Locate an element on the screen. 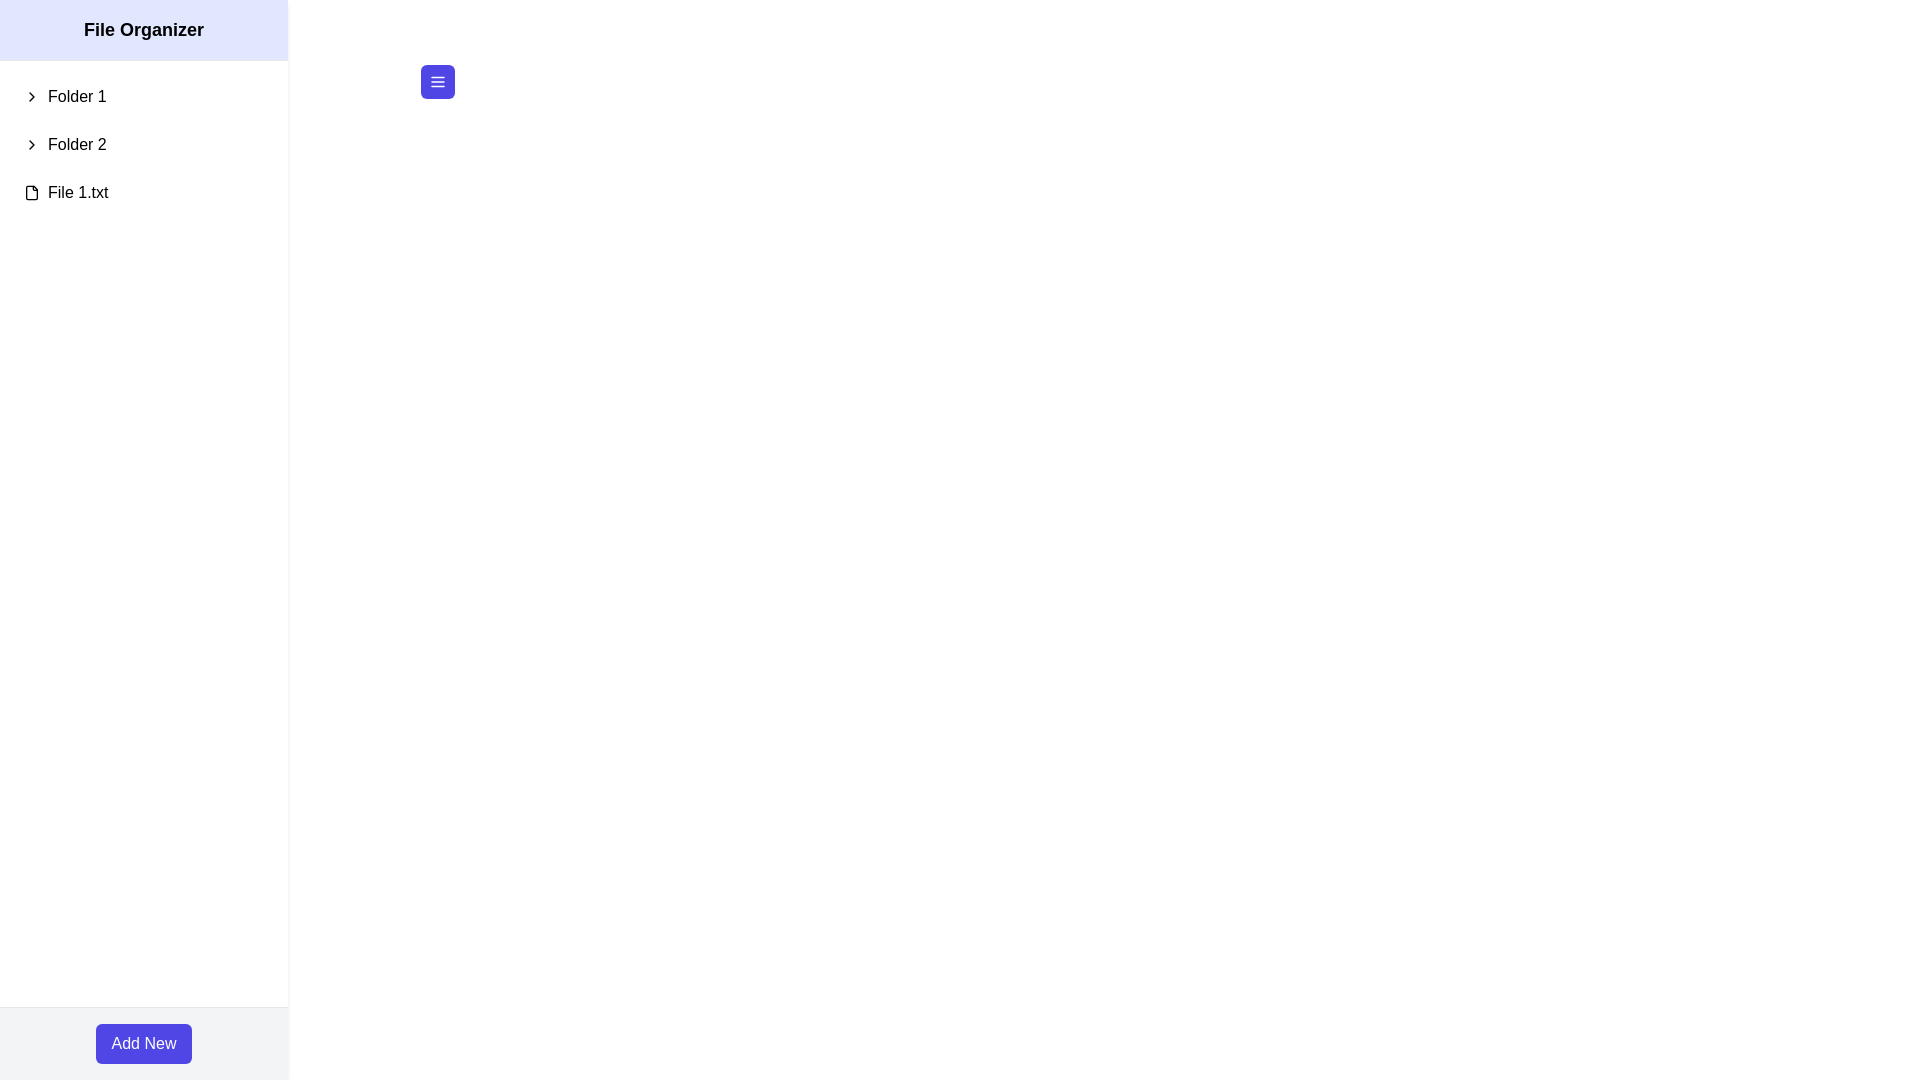 The width and height of the screenshot is (1920, 1080). the right-pointing arrow toggle button located to the left of the 'Folder 1' label in the file organizer list for keyboard navigation is located at coordinates (32, 96).